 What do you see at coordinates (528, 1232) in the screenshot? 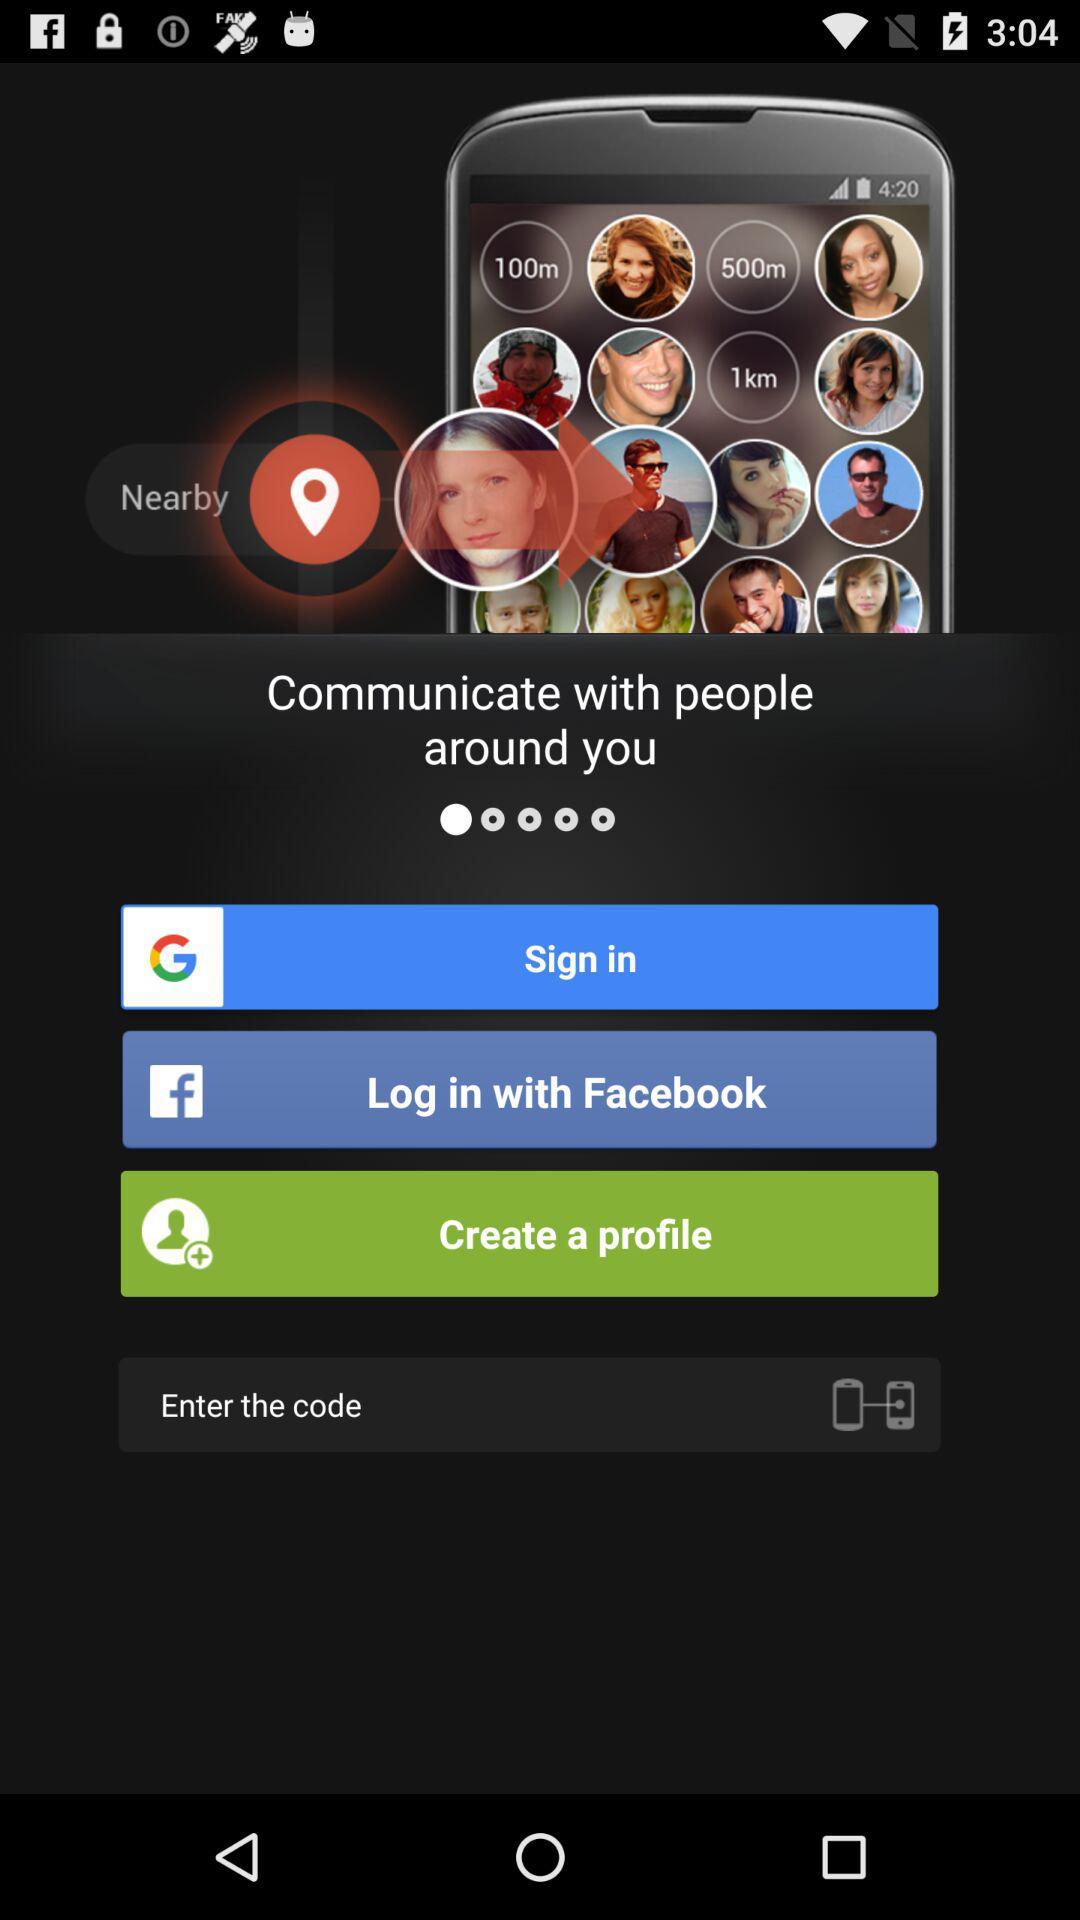
I see `item above enter the code icon` at bounding box center [528, 1232].